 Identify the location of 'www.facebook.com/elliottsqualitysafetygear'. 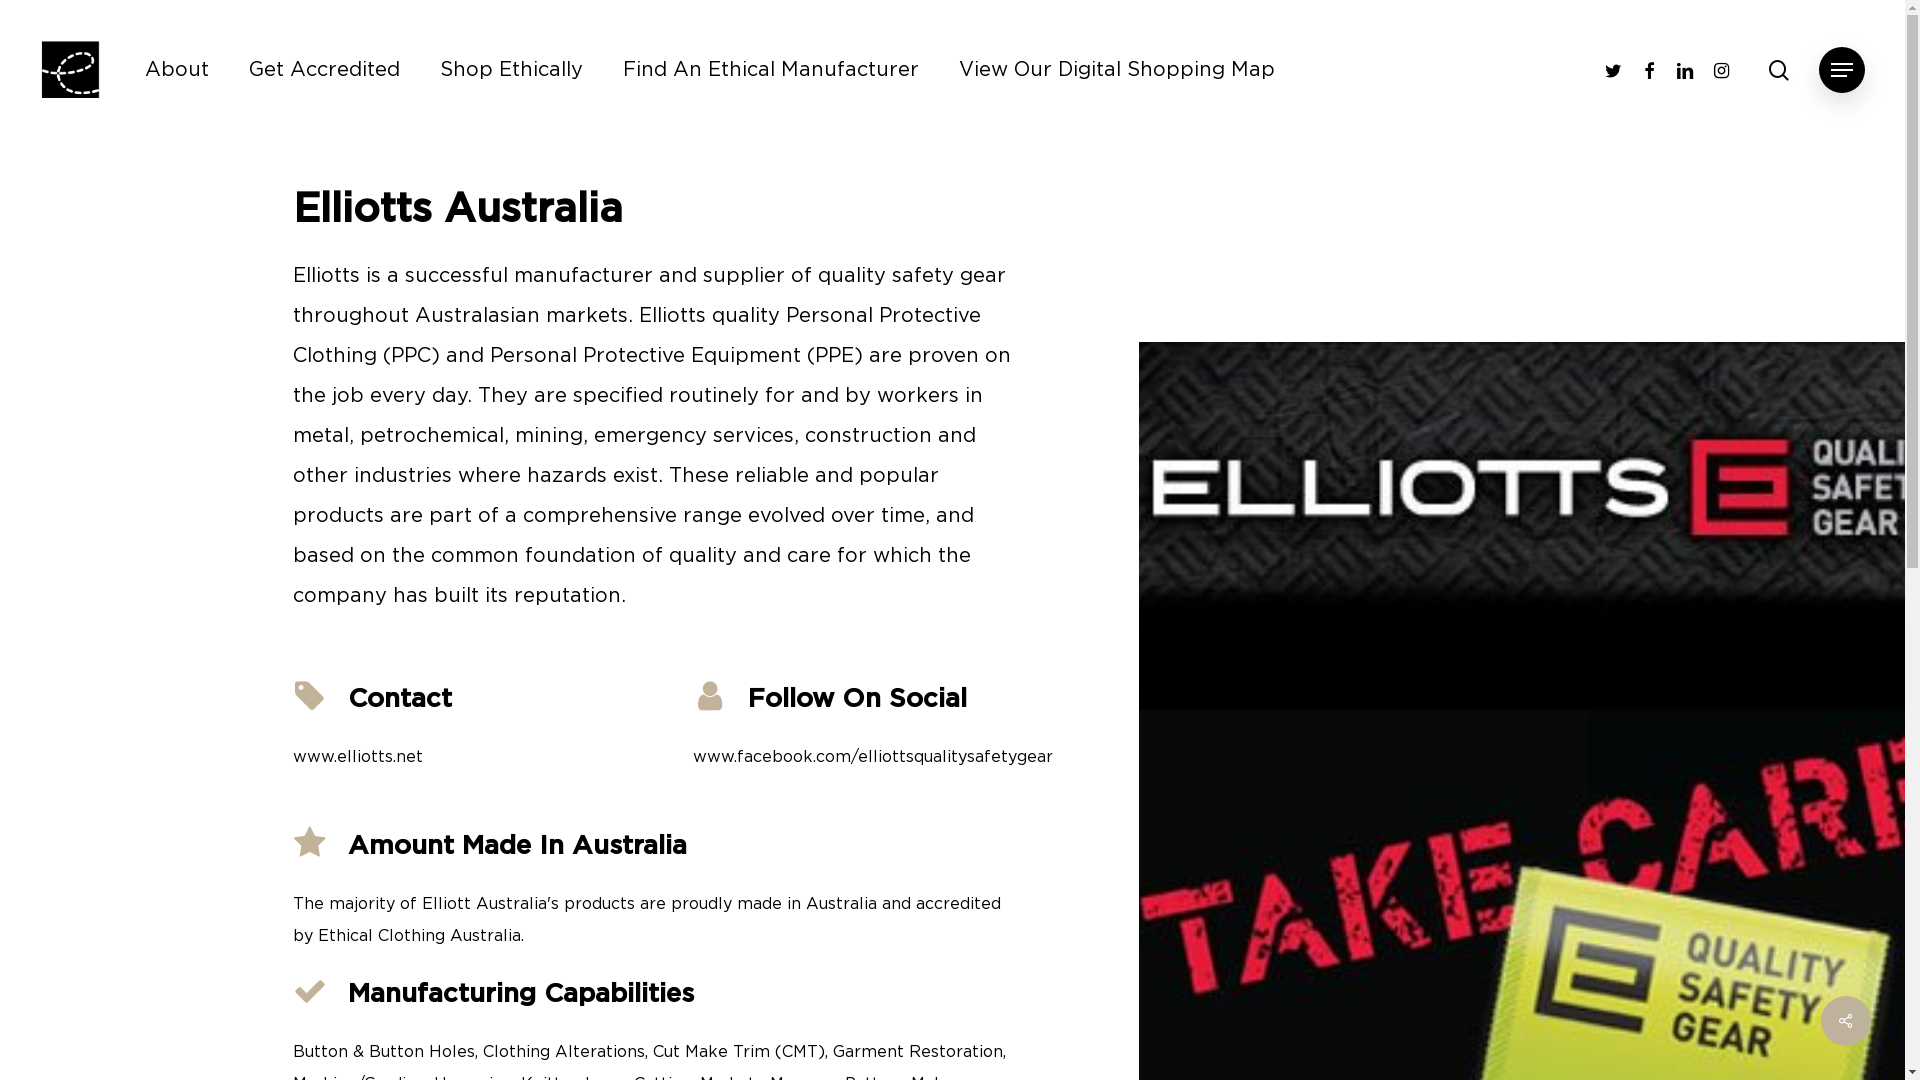
(873, 756).